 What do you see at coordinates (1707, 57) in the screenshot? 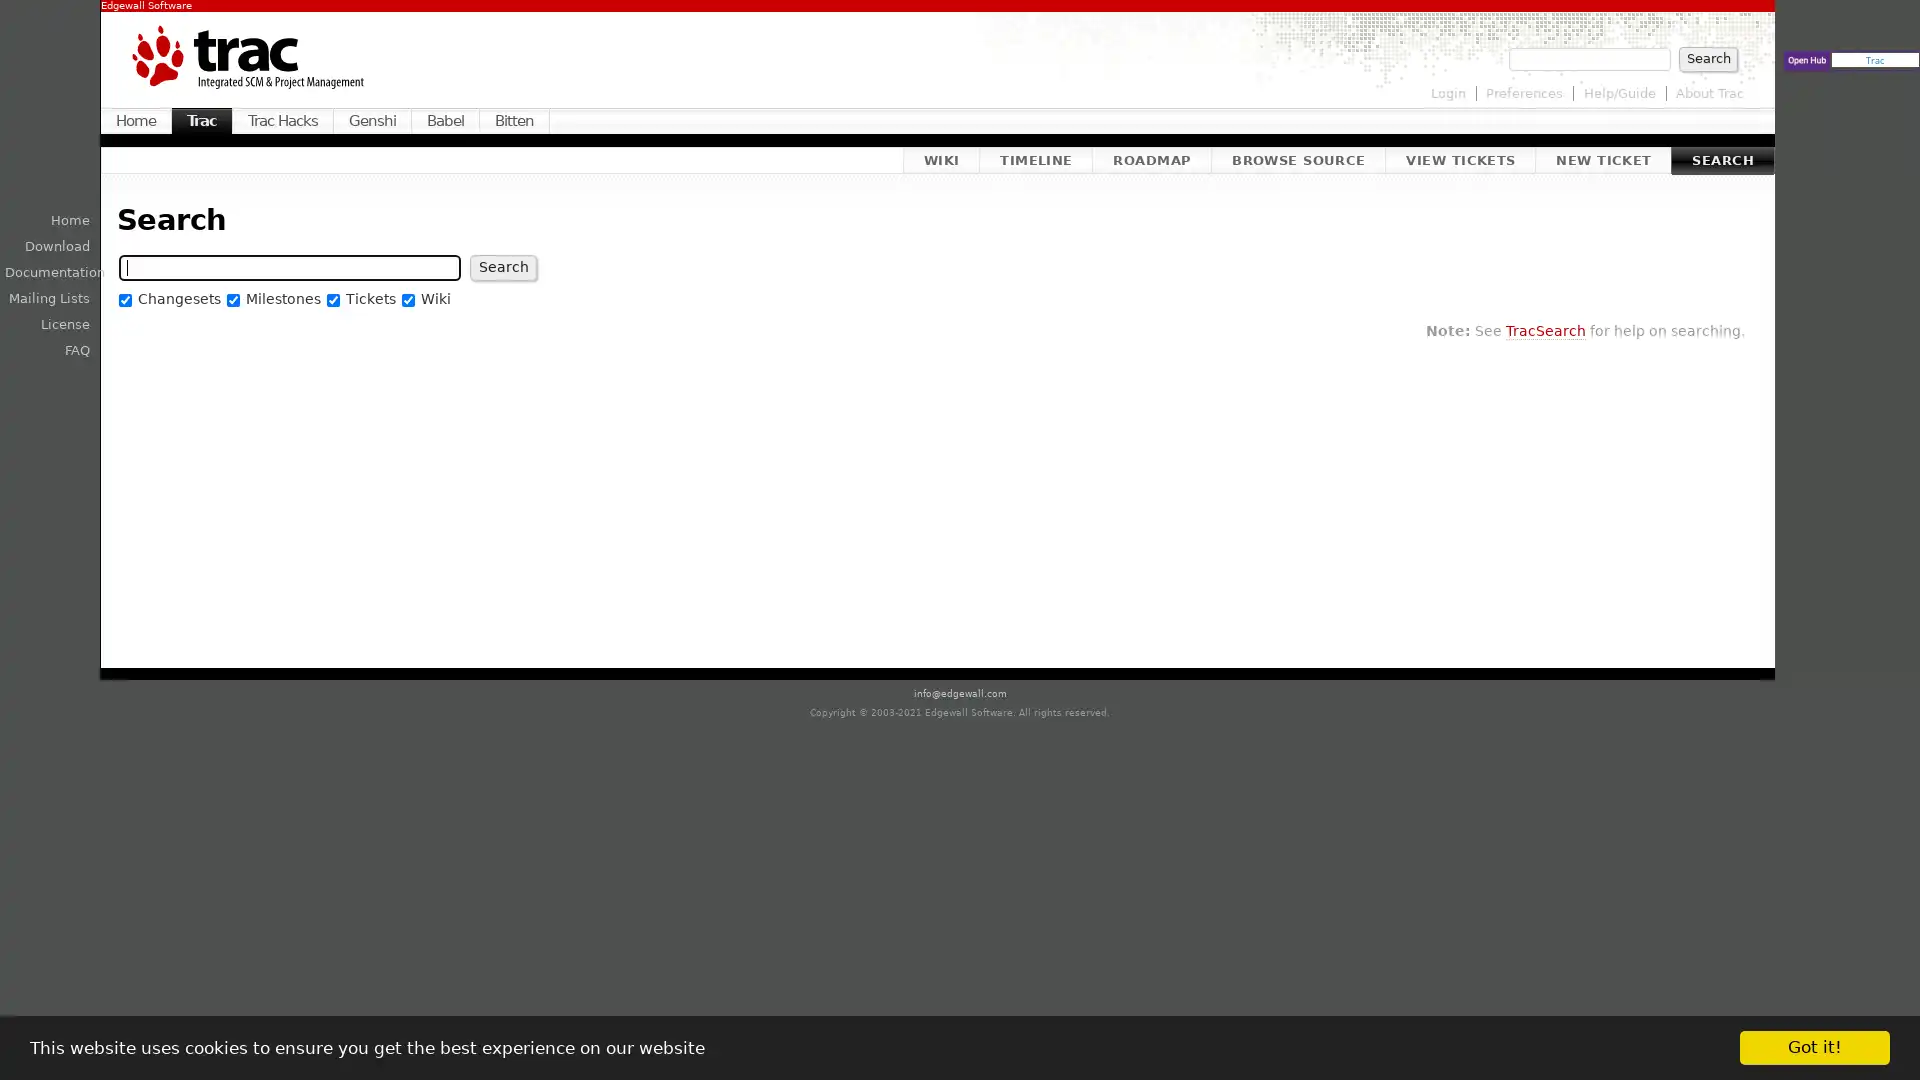
I see `Search` at bounding box center [1707, 57].